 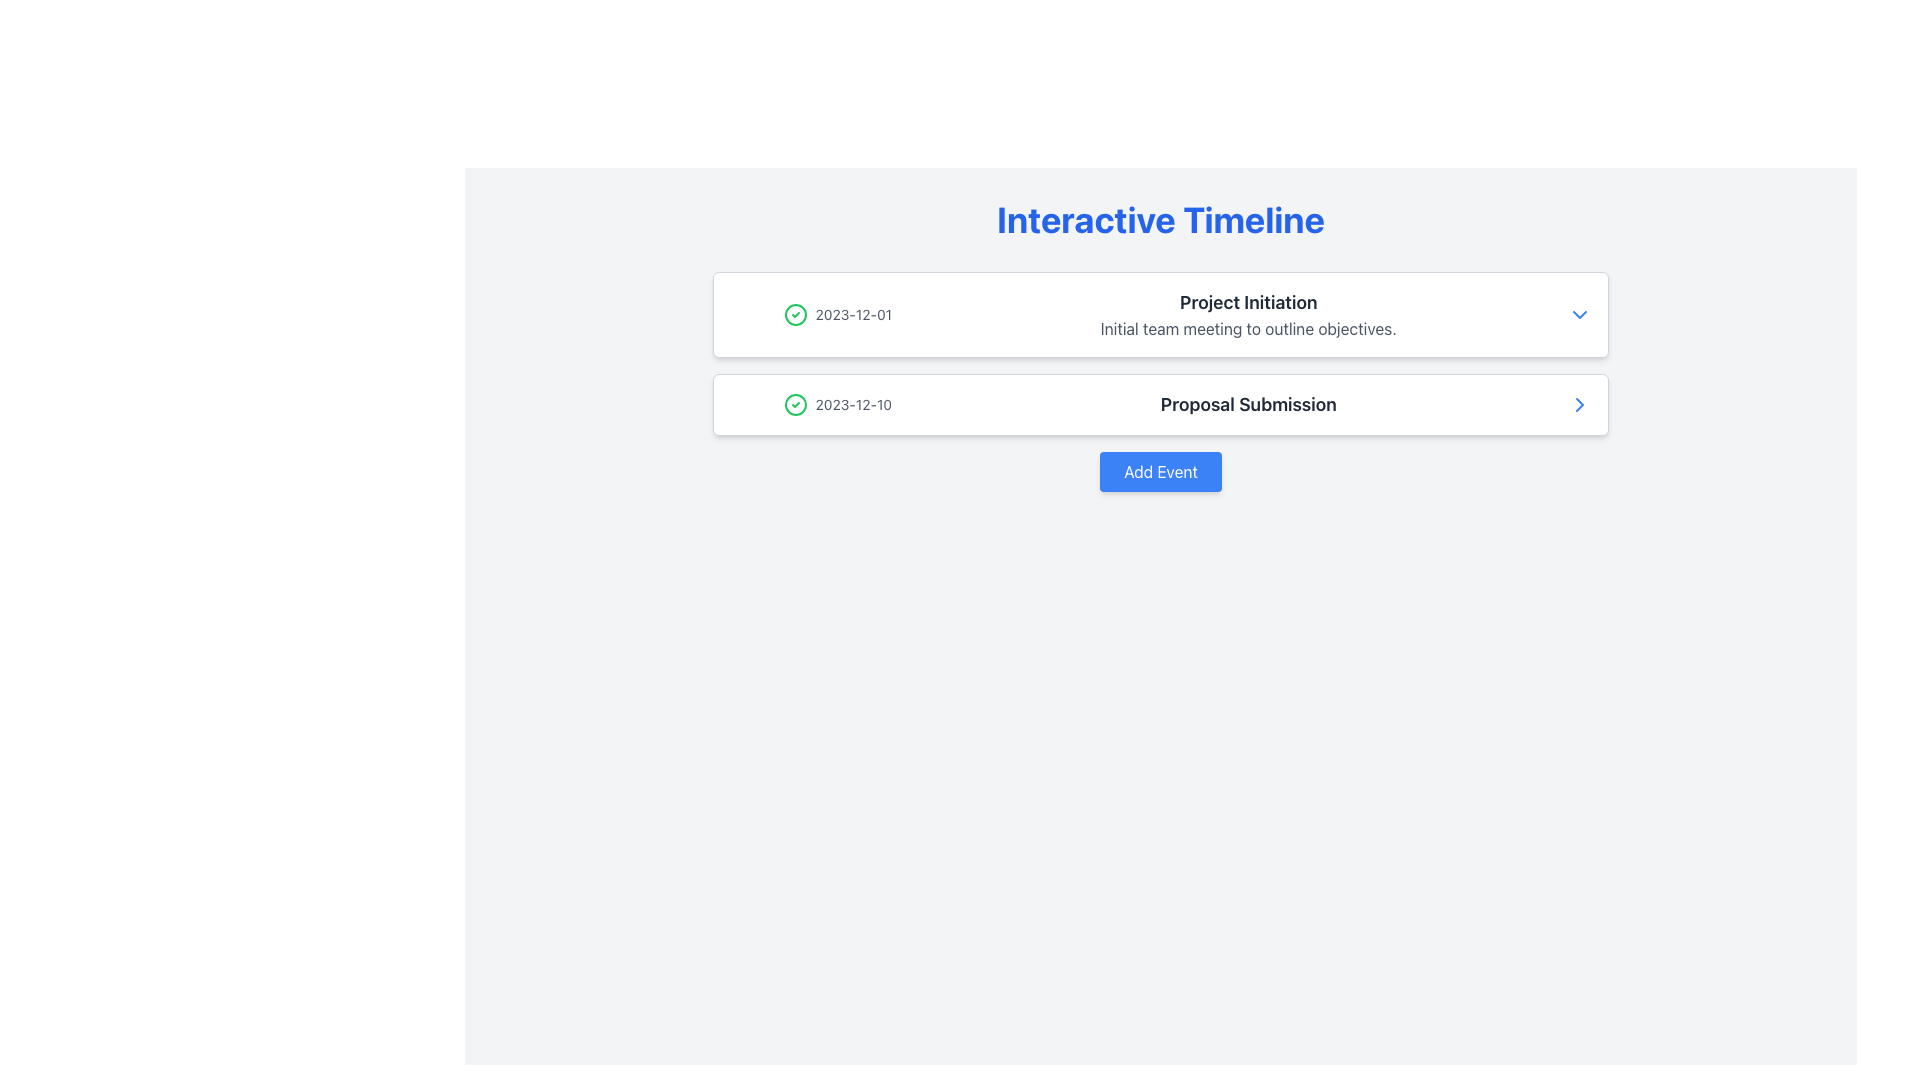 What do you see at coordinates (853, 315) in the screenshot?
I see `the text label displaying the date '2023-12-01' which is adjacent to a green checkmark icon in the first timeline entry` at bounding box center [853, 315].